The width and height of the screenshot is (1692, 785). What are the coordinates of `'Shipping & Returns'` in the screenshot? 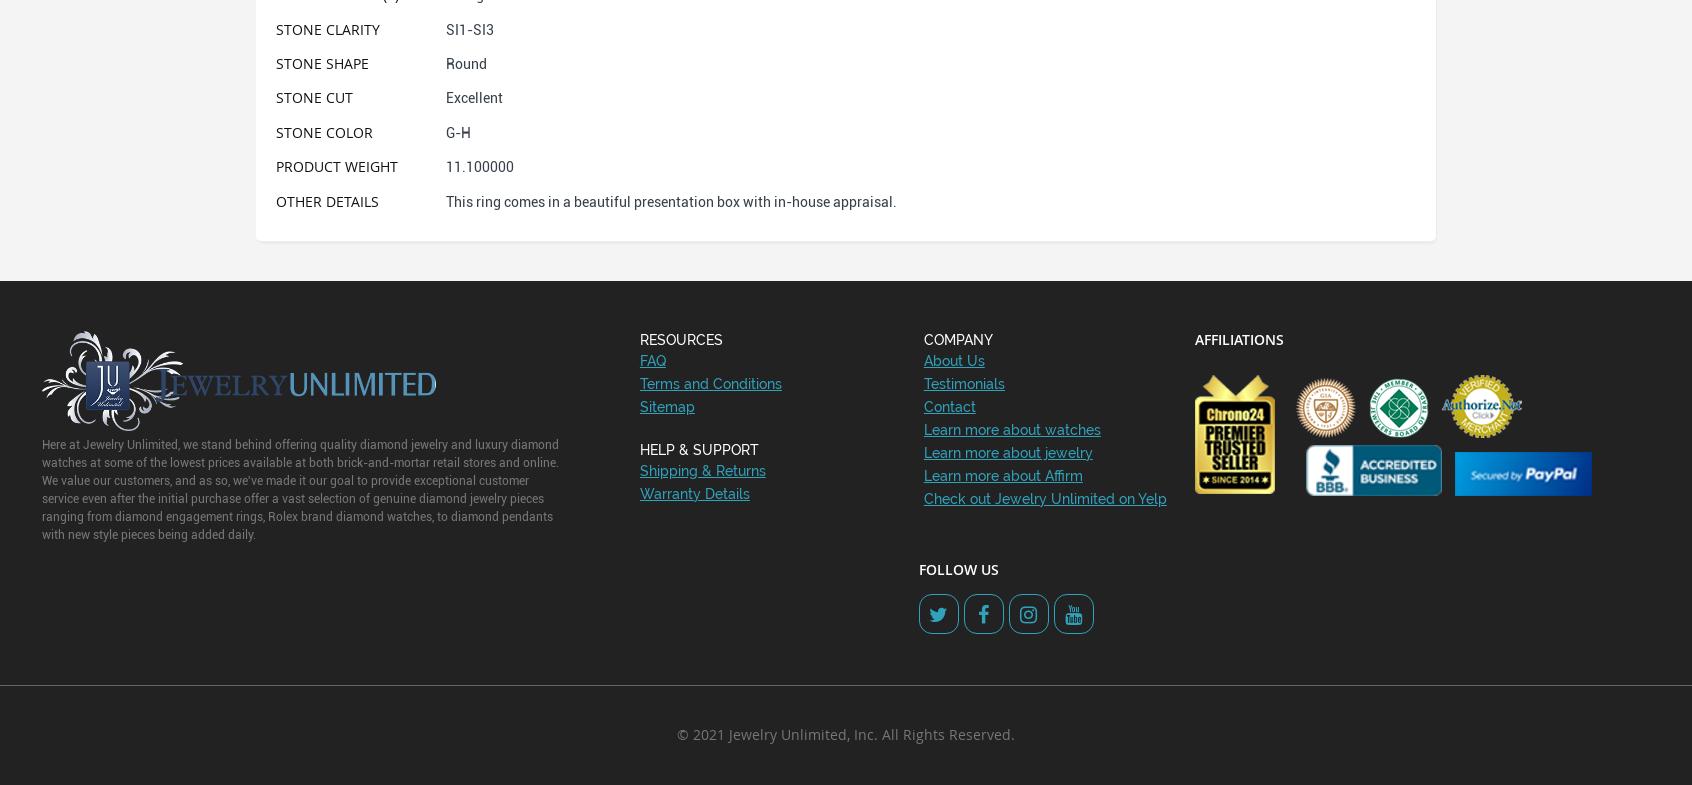 It's located at (702, 469).